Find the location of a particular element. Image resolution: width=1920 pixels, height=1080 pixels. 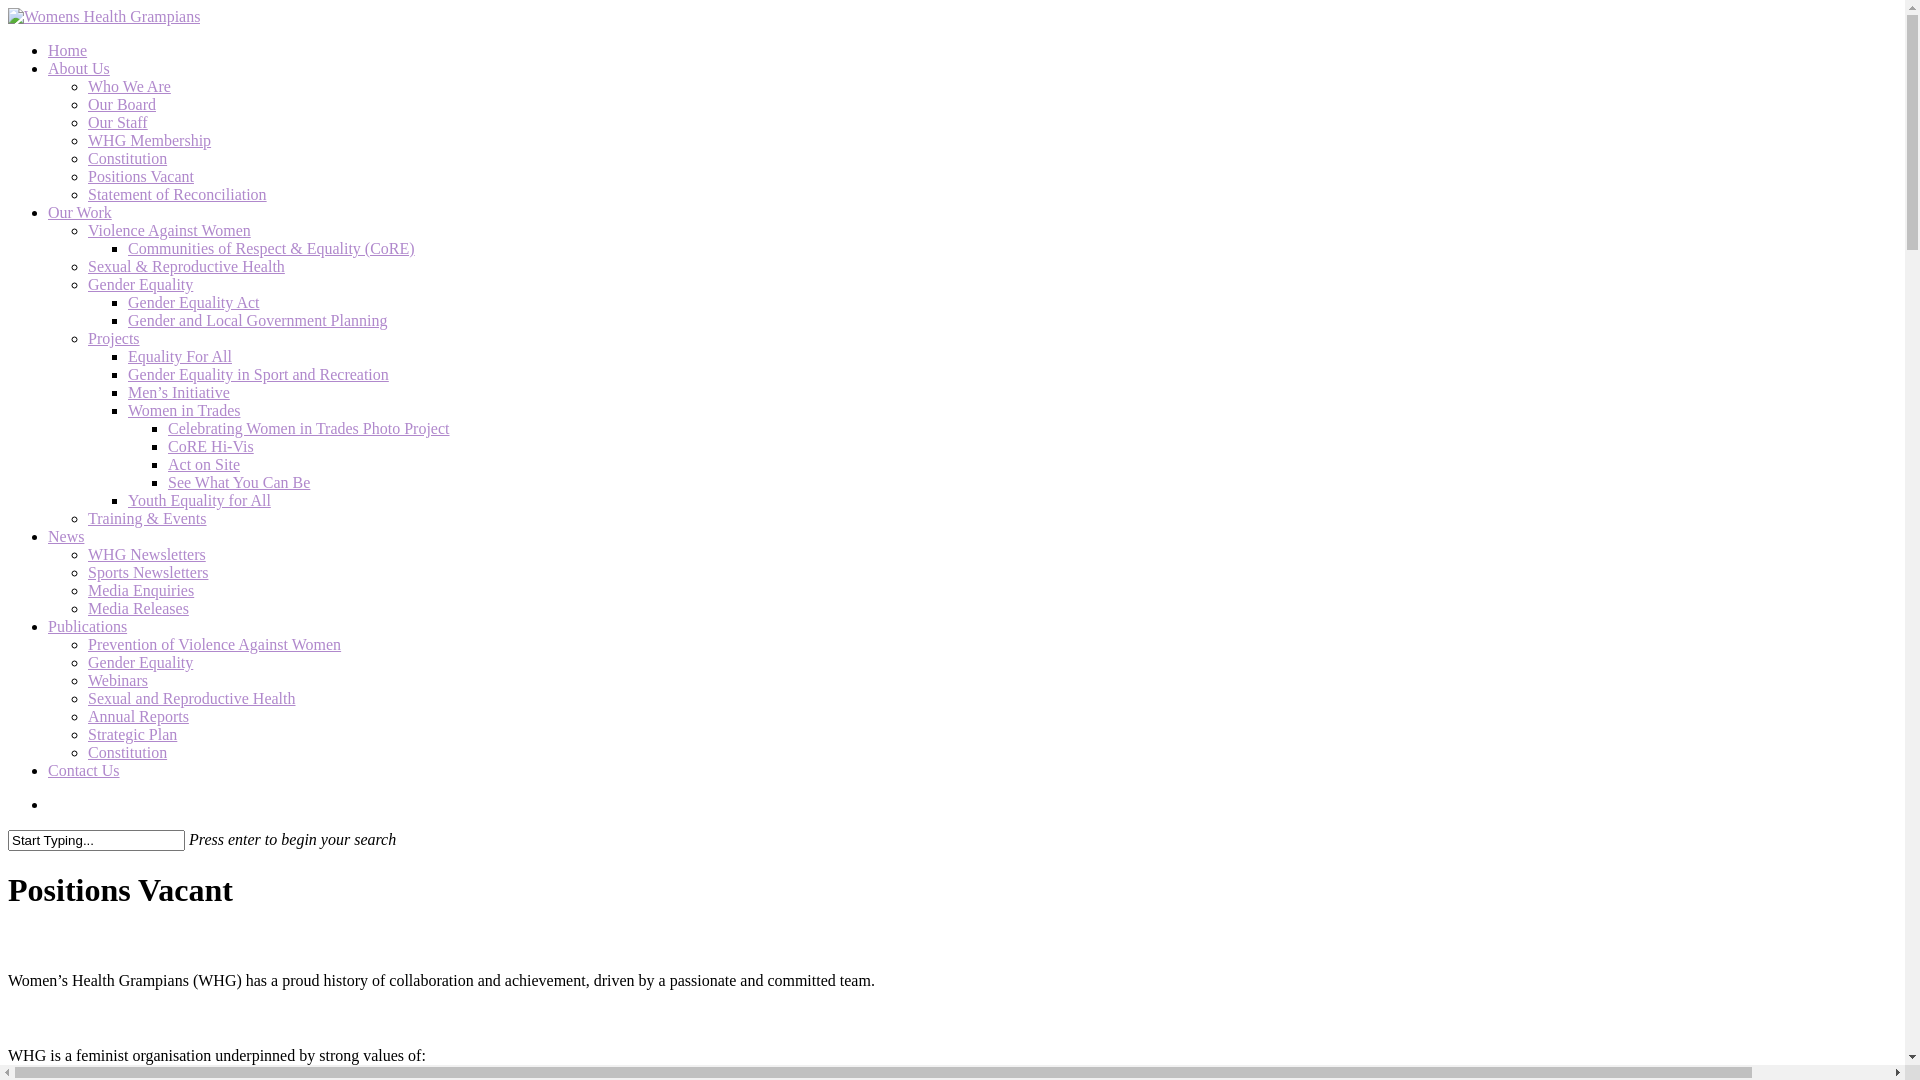

'Training & Events' is located at coordinates (146, 517).